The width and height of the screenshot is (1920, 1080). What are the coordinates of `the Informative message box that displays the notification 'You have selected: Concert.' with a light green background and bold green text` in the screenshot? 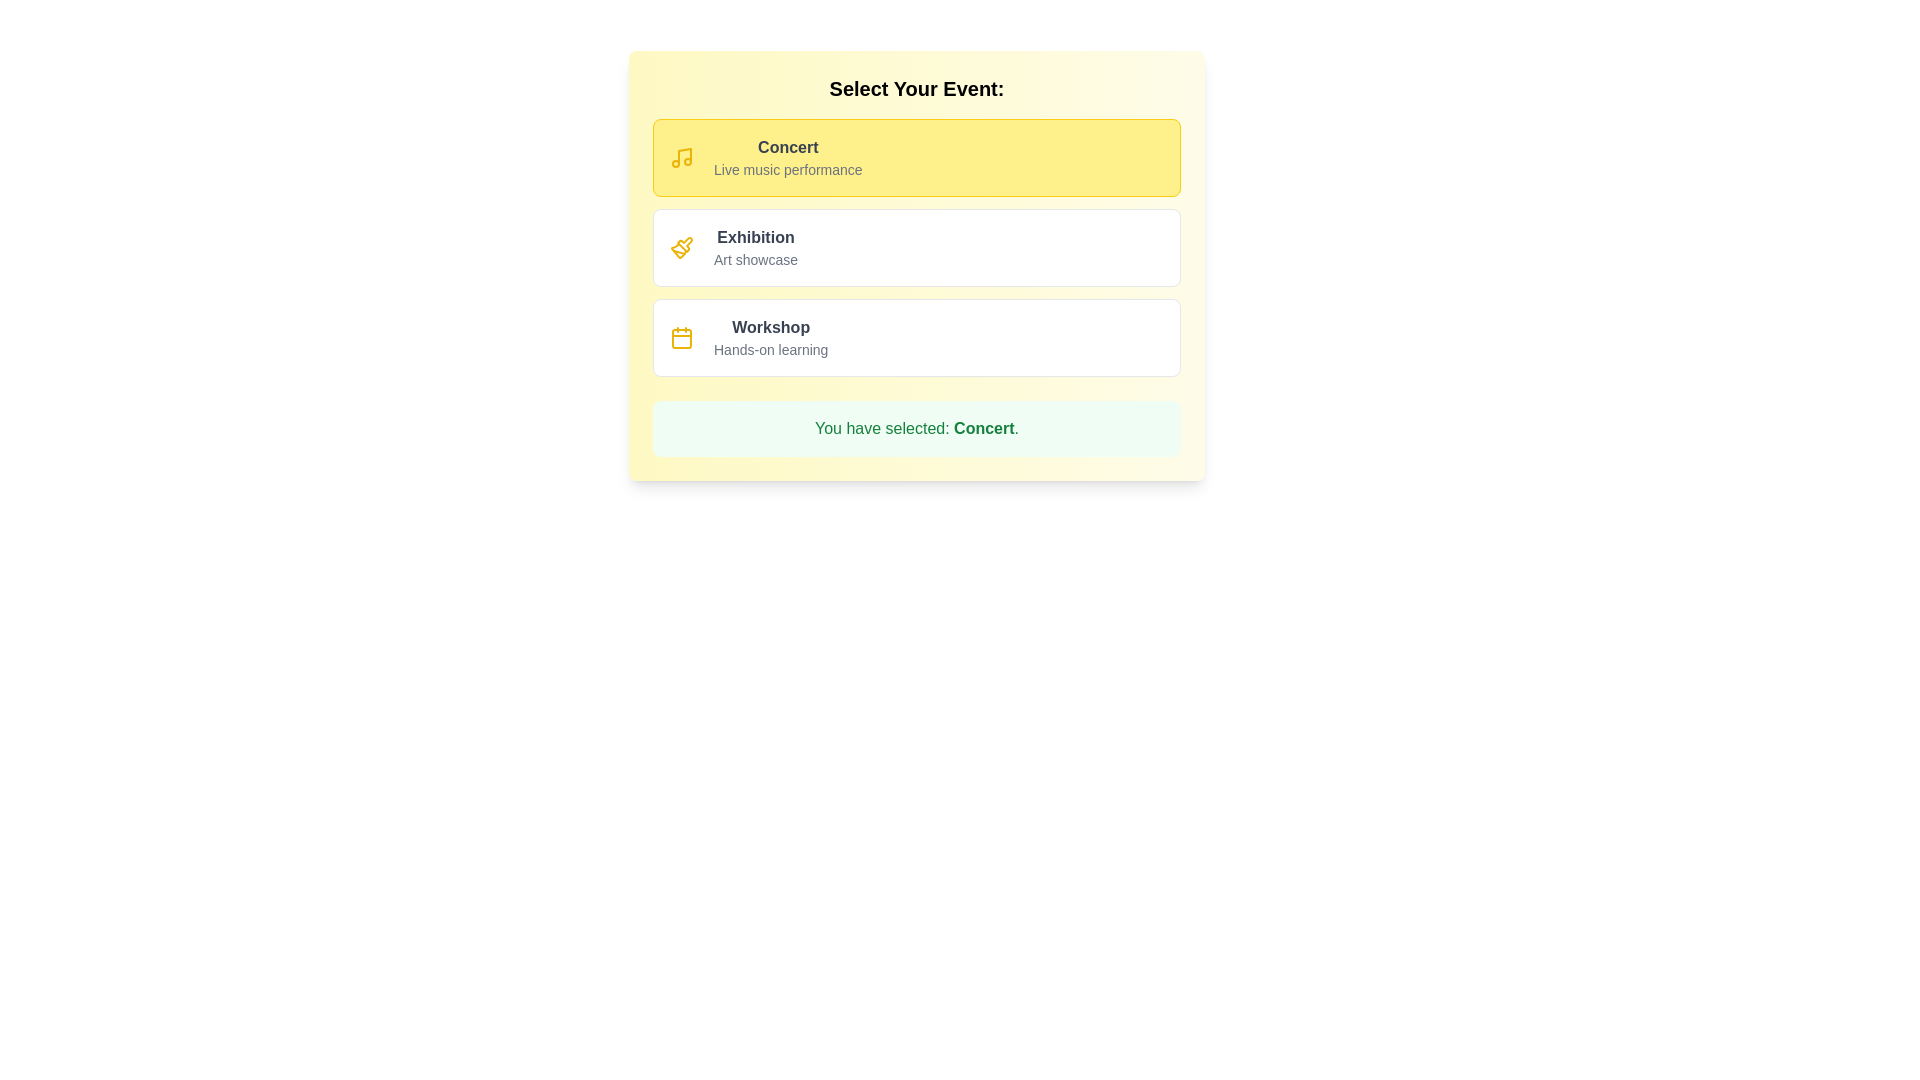 It's located at (915, 427).